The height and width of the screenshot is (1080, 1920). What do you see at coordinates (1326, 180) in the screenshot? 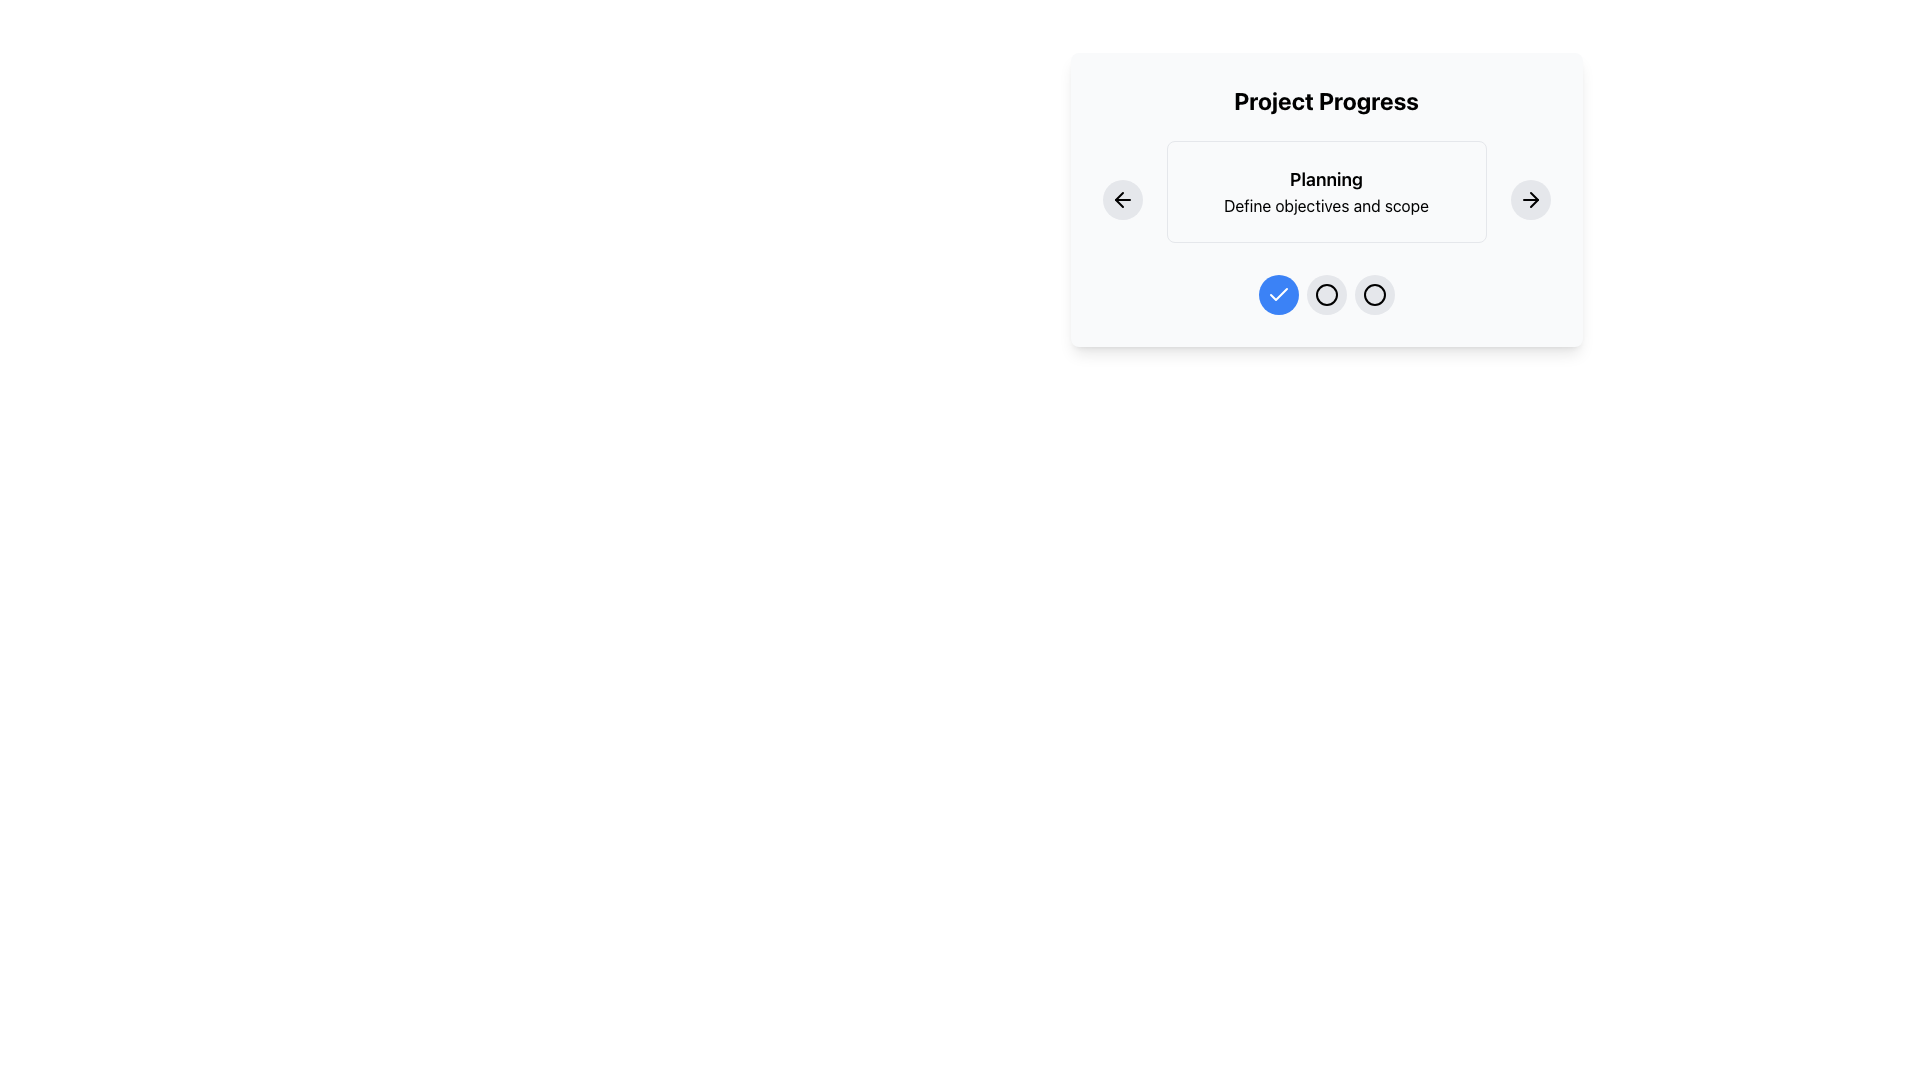
I see `header text located at the center of the white card-like section above the text 'Define objectives and scope'` at bounding box center [1326, 180].